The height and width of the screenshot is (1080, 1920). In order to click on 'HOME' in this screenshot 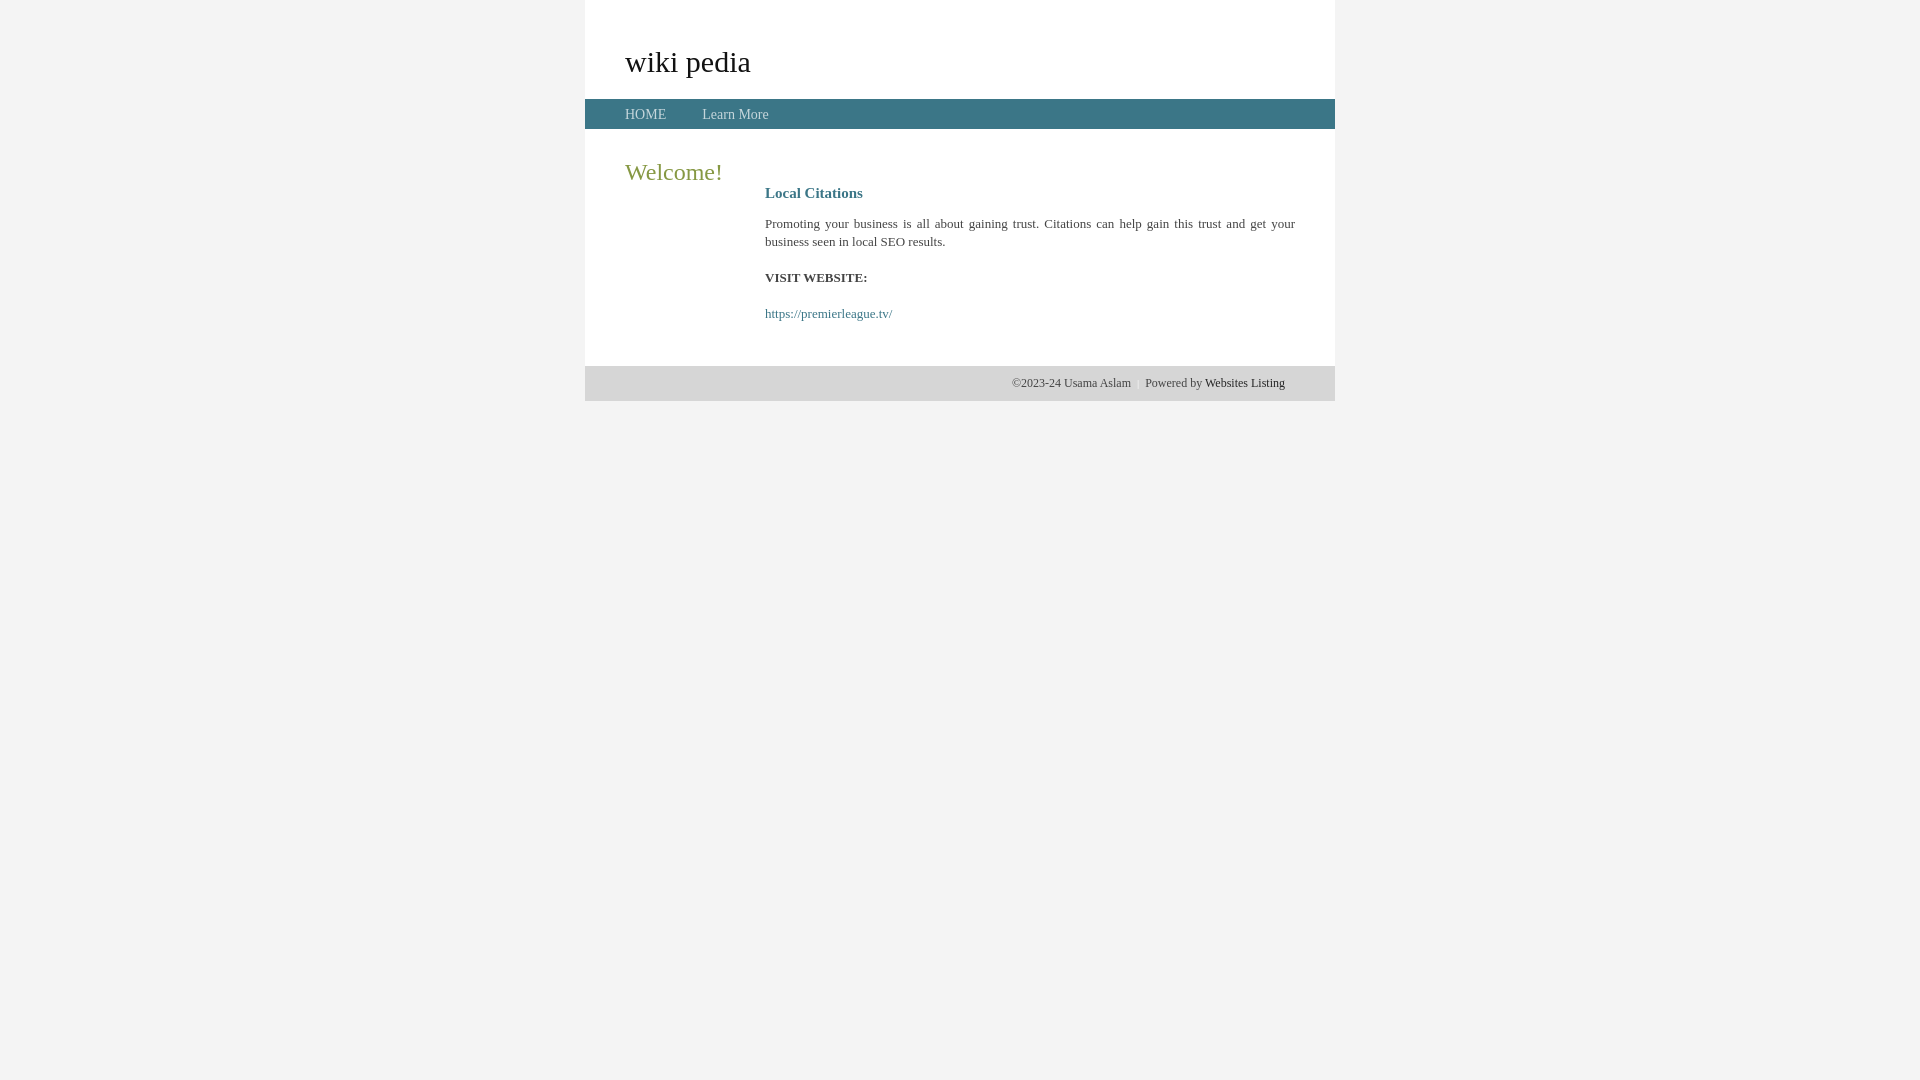, I will do `click(623, 114)`.